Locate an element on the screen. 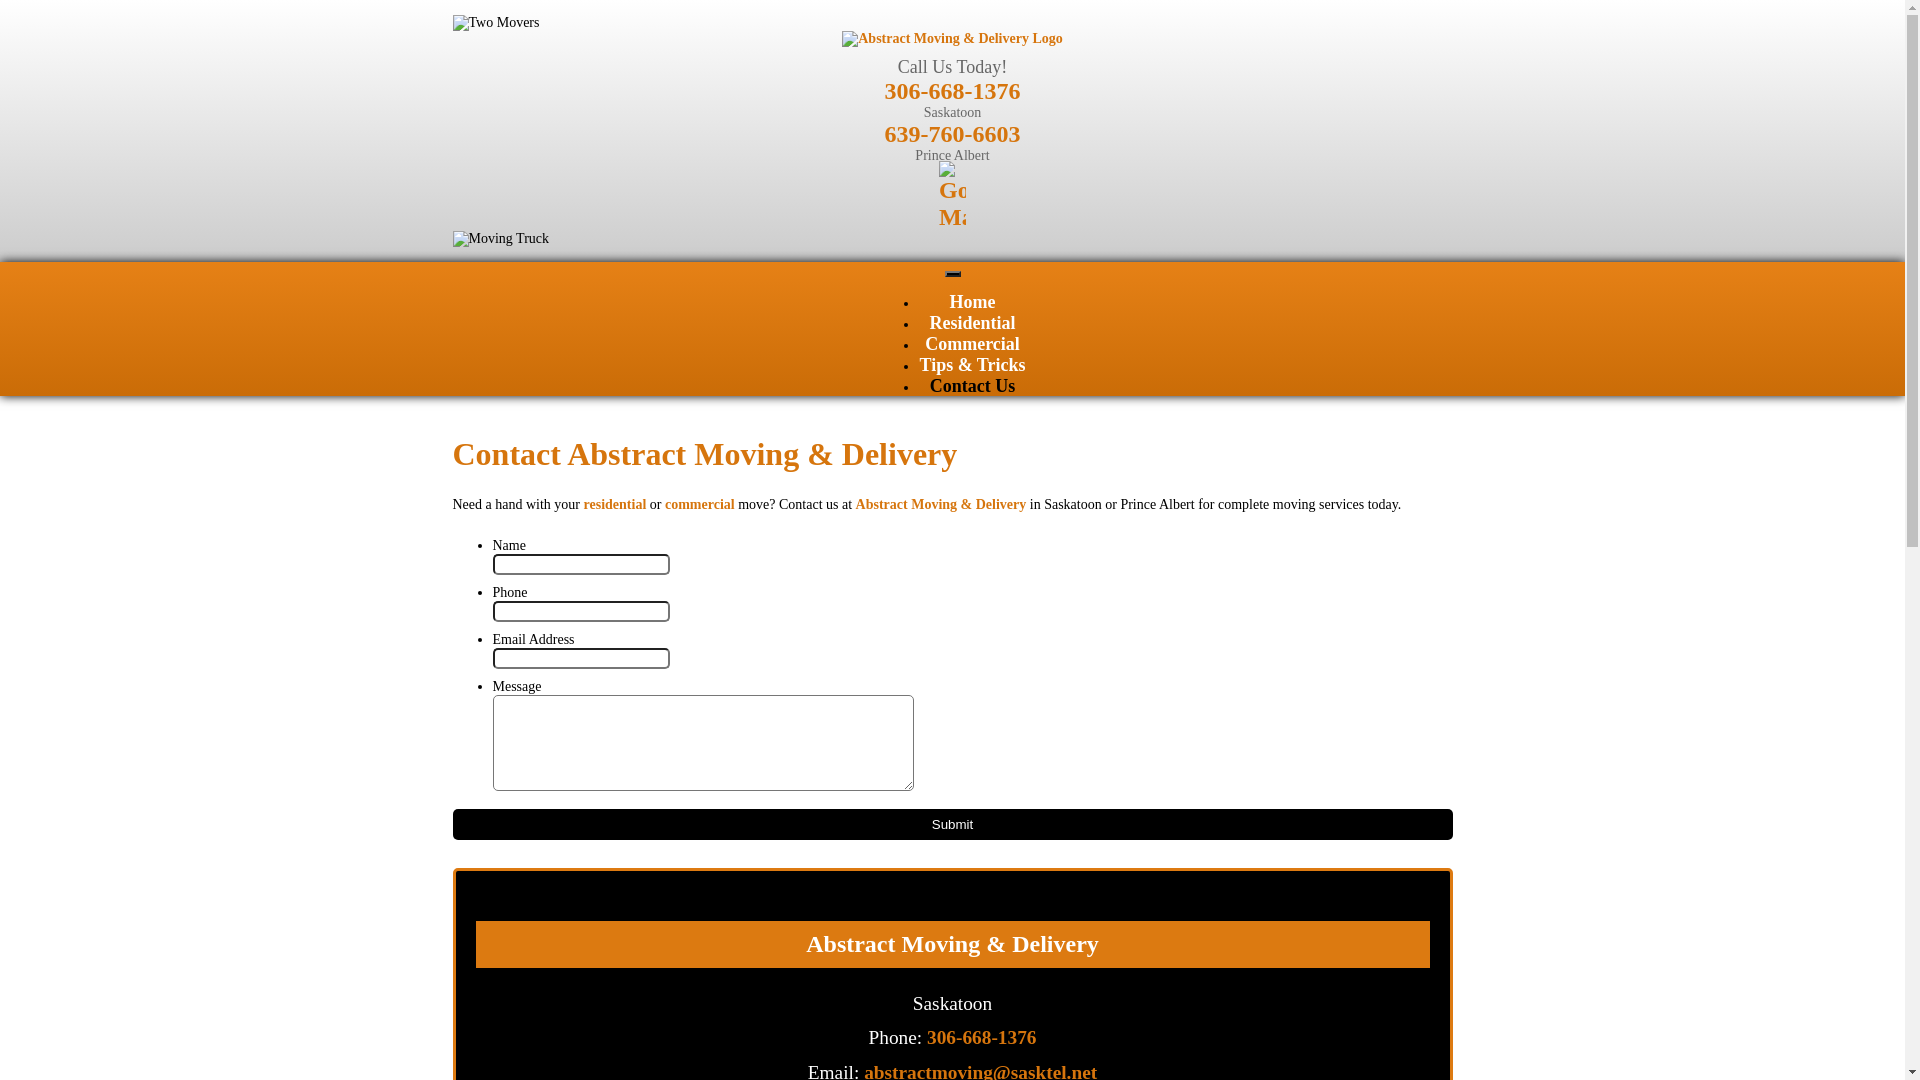 The image size is (1920, 1080). 'Home' is located at coordinates (973, 301).